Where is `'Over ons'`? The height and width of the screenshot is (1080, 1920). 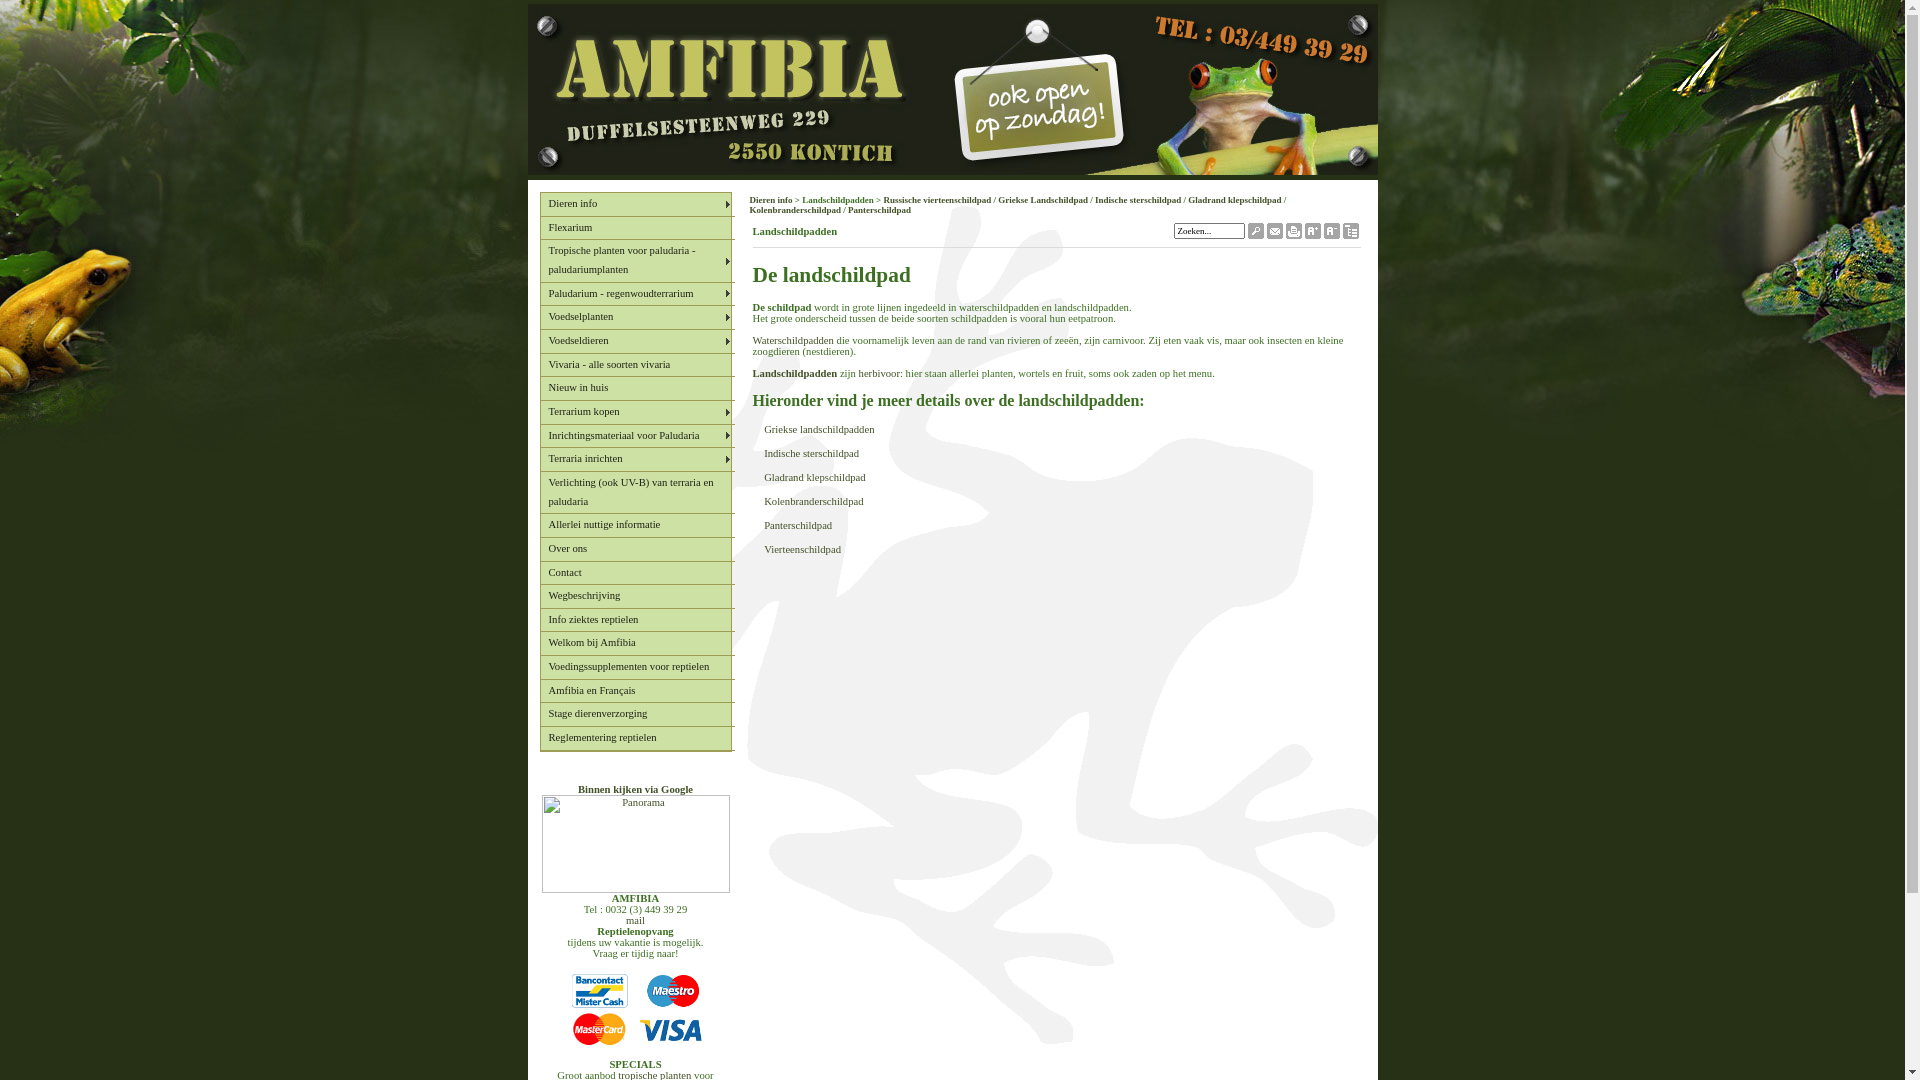 'Over ons' is located at coordinates (636, 550).